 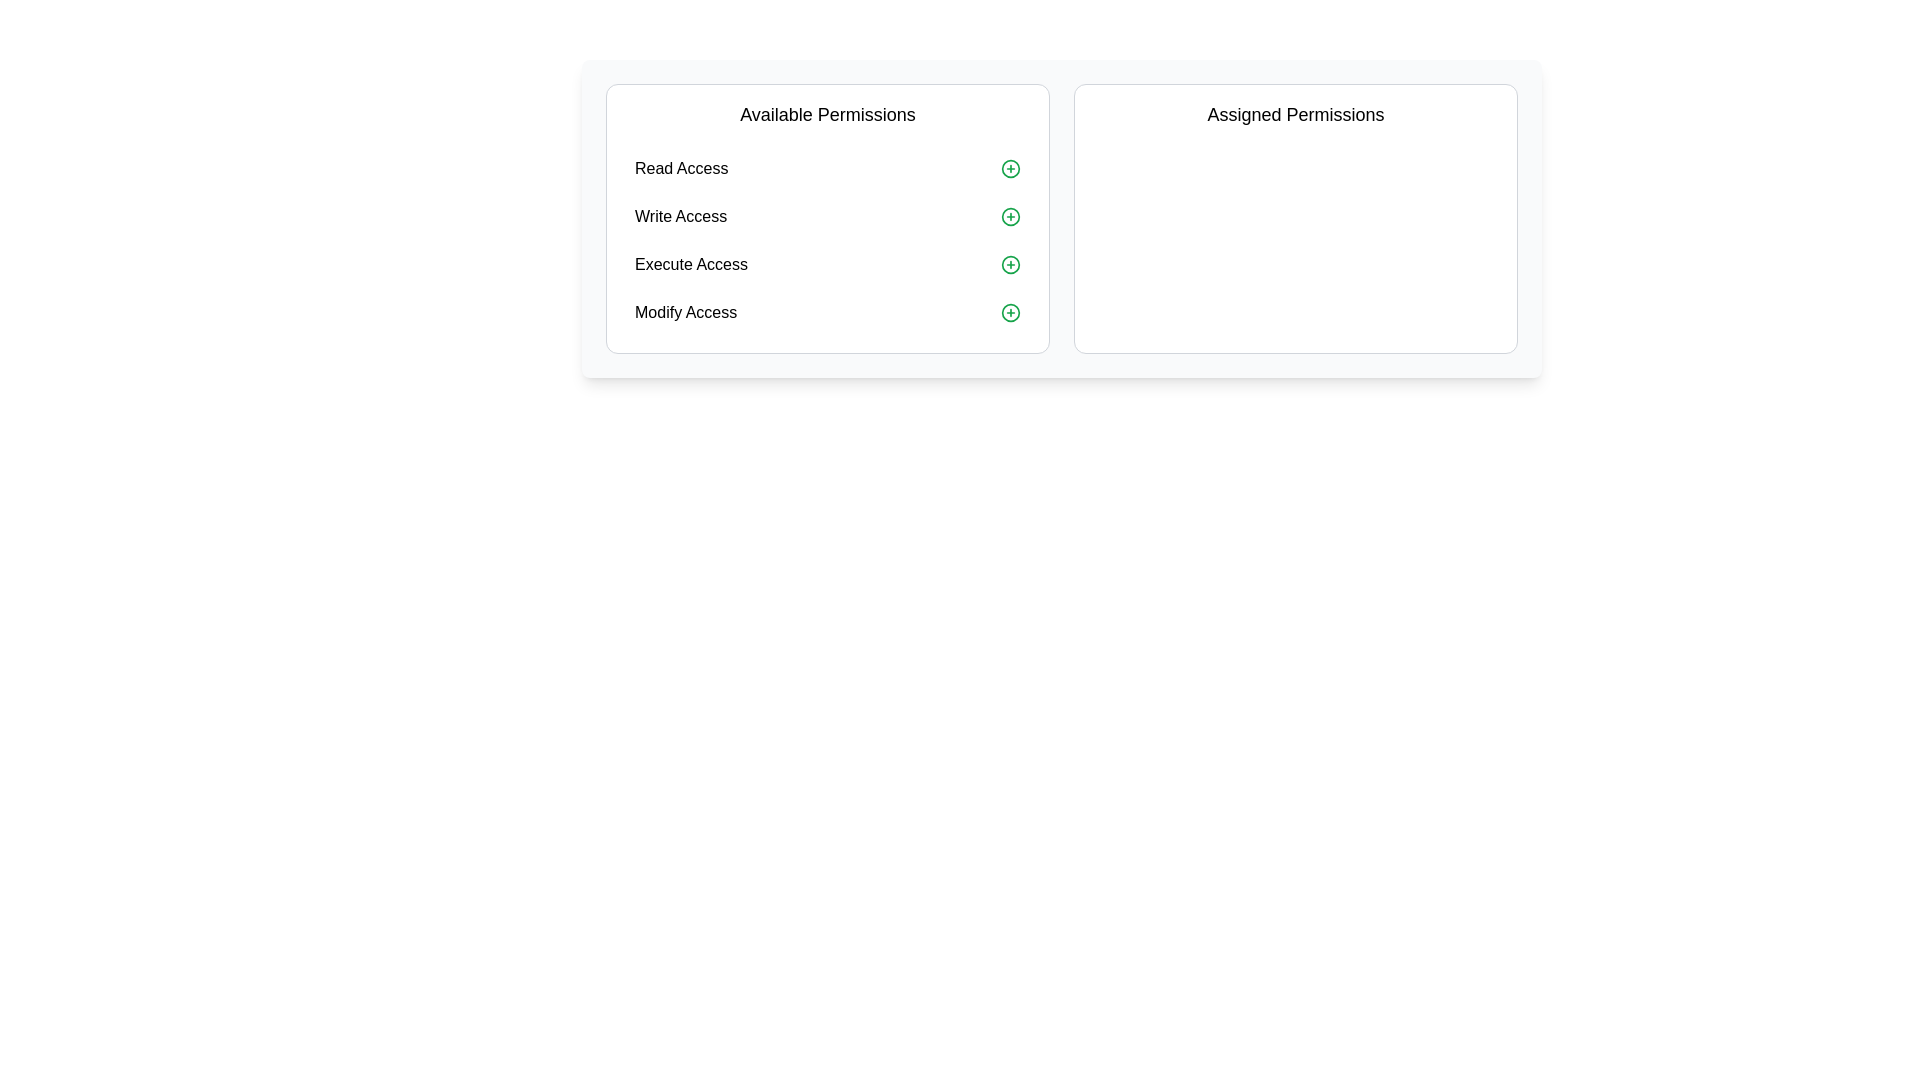 What do you see at coordinates (1011, 264) in the screenshot?
I see `'+' icon next to the permission labeled 'Execute Access' in the 'Available Permissions' list` at bounding box center [1011, 264].